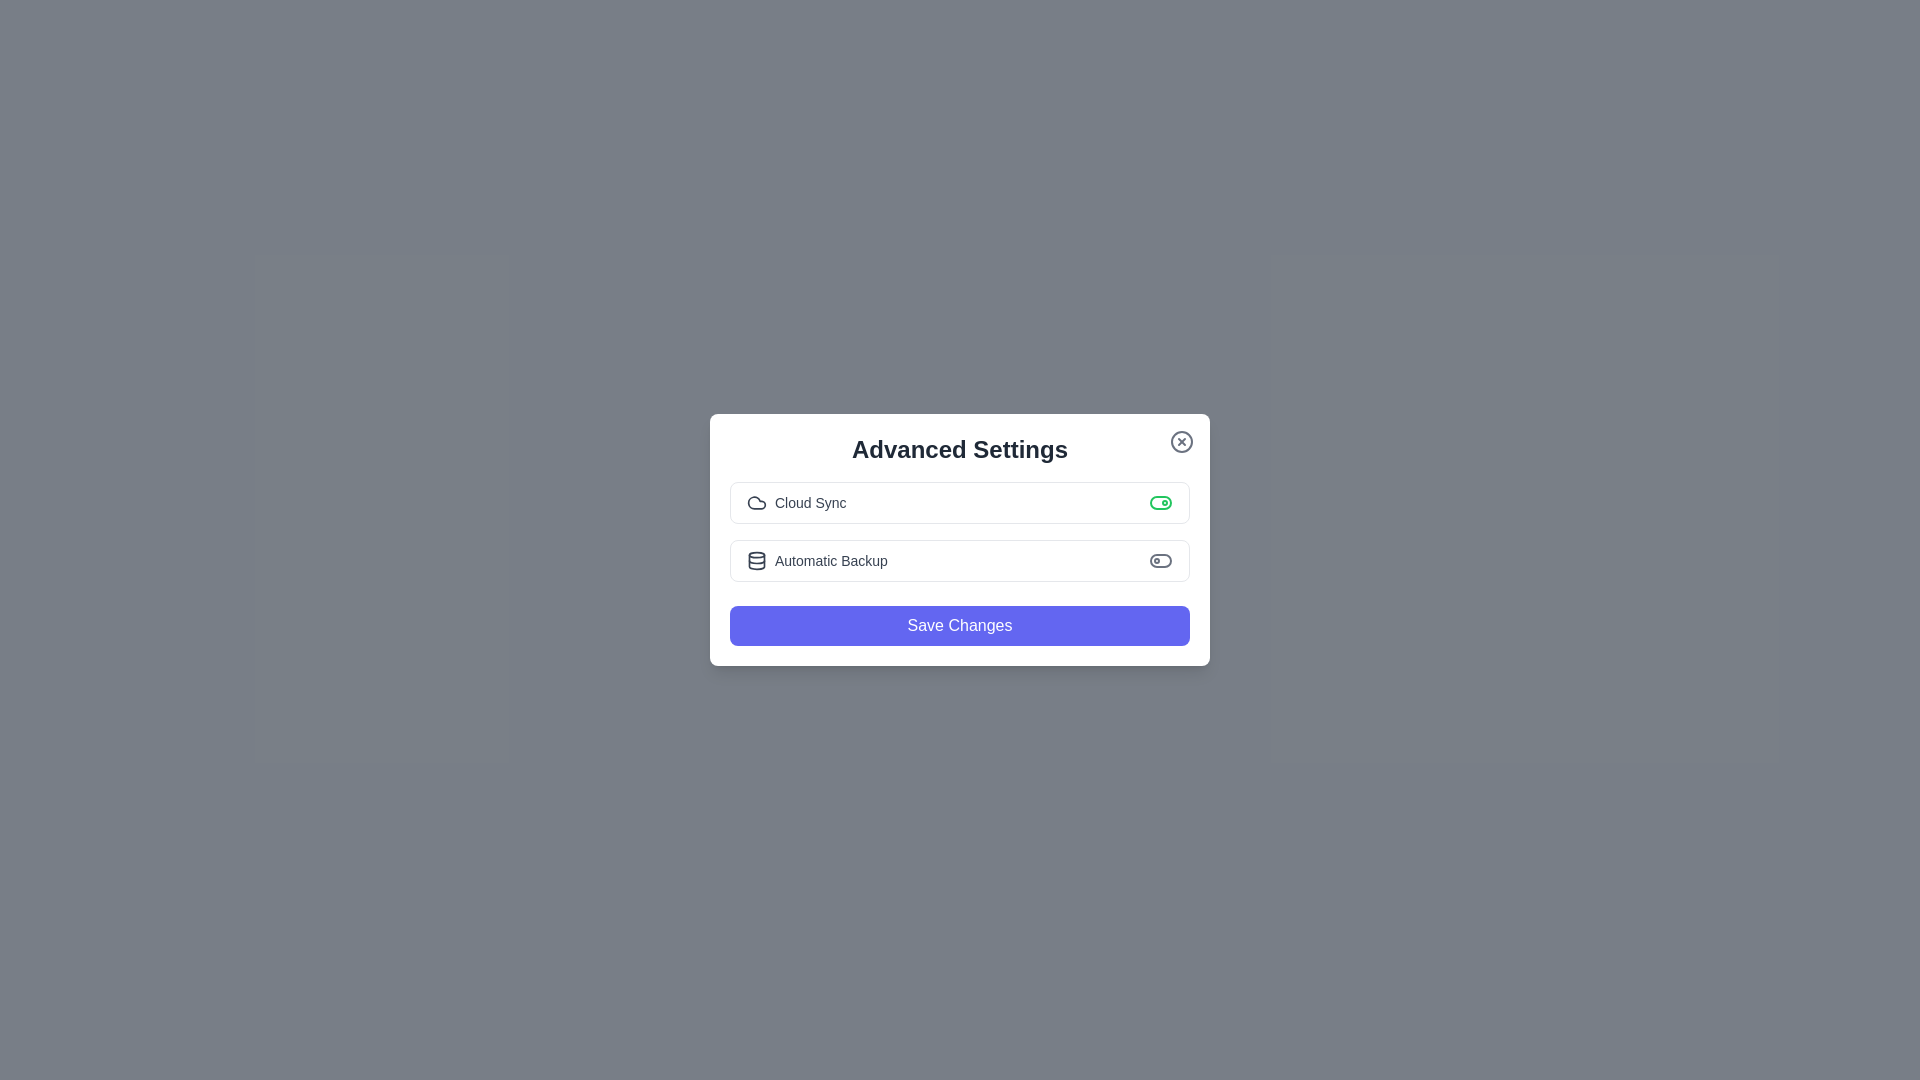 The width and height of the screenshot is (1920, 1080). I want to click on the database icon representing the Automatic Backup feature, which is a black minimalist cylinder icon located on the left-most side of the list item, so click(756, 560).